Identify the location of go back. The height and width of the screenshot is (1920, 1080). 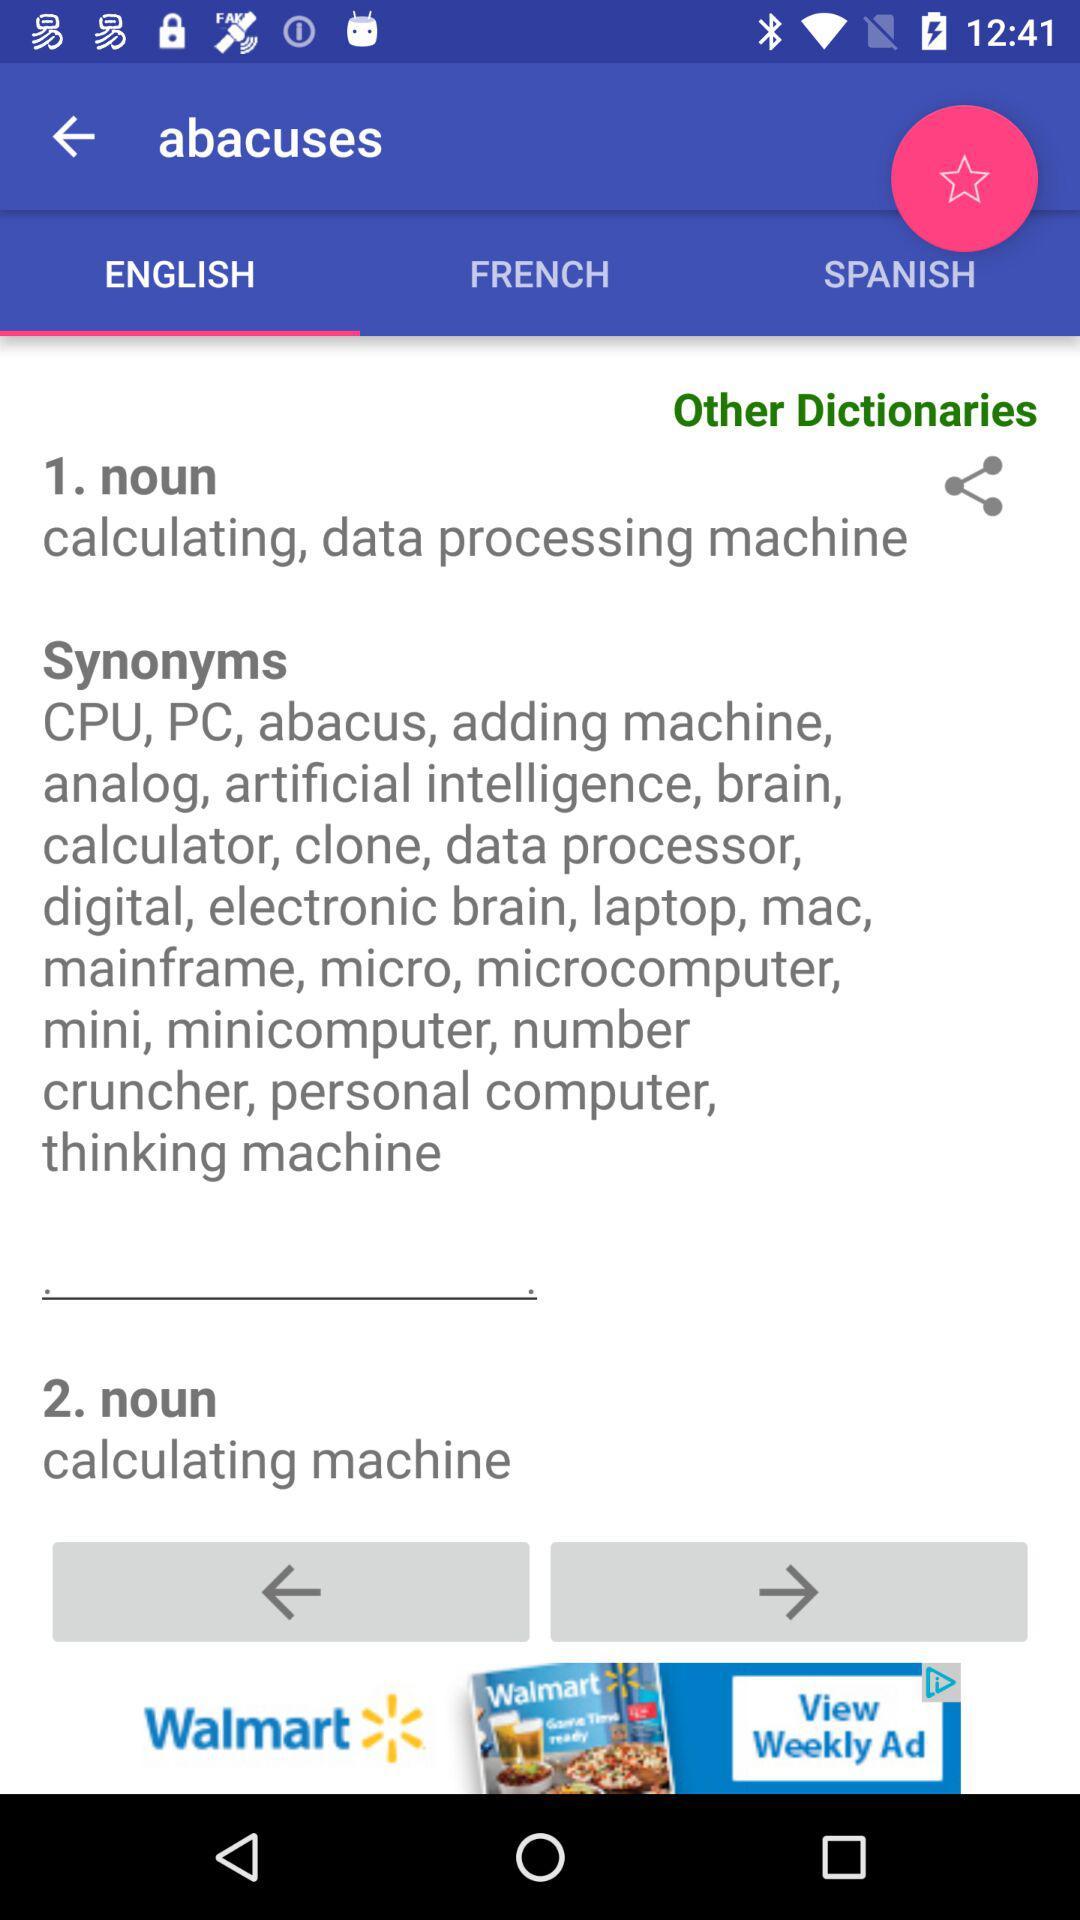
(290, 1590).